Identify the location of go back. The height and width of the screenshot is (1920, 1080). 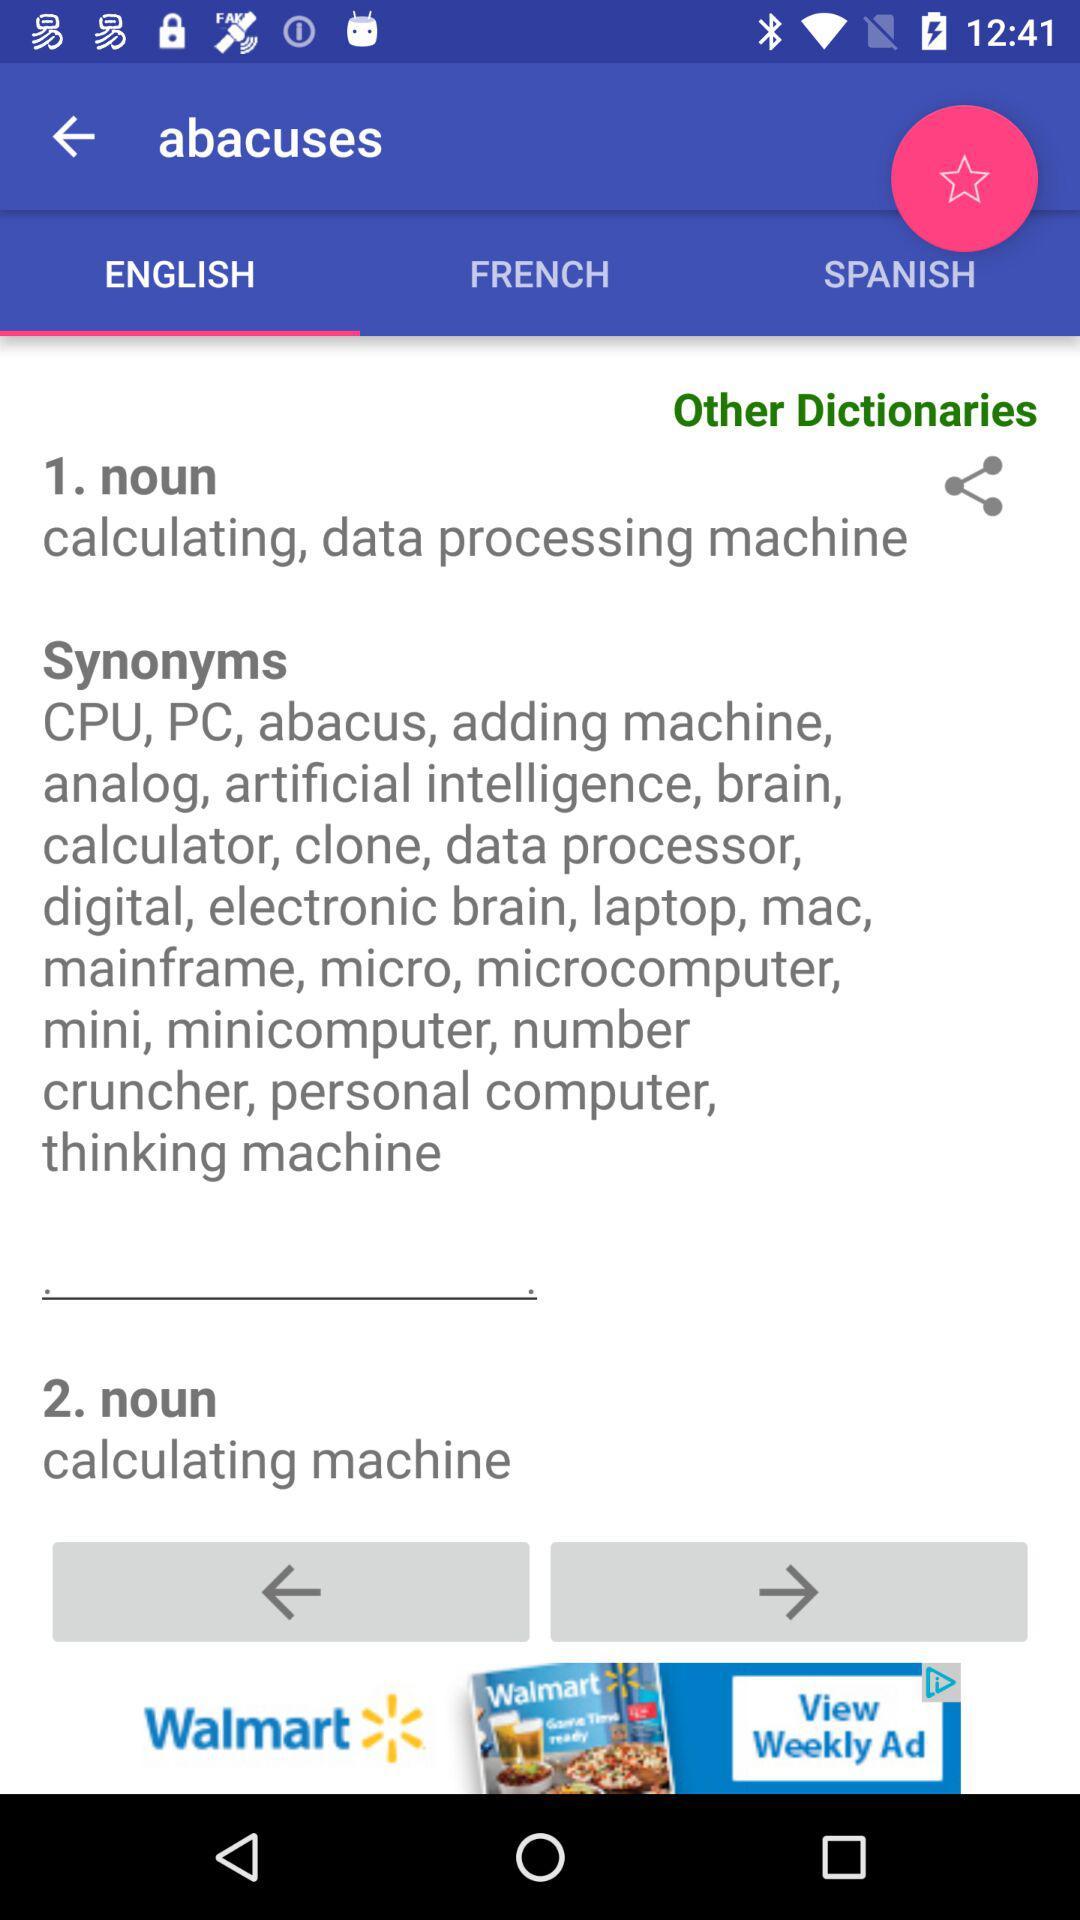
(290, 1590).